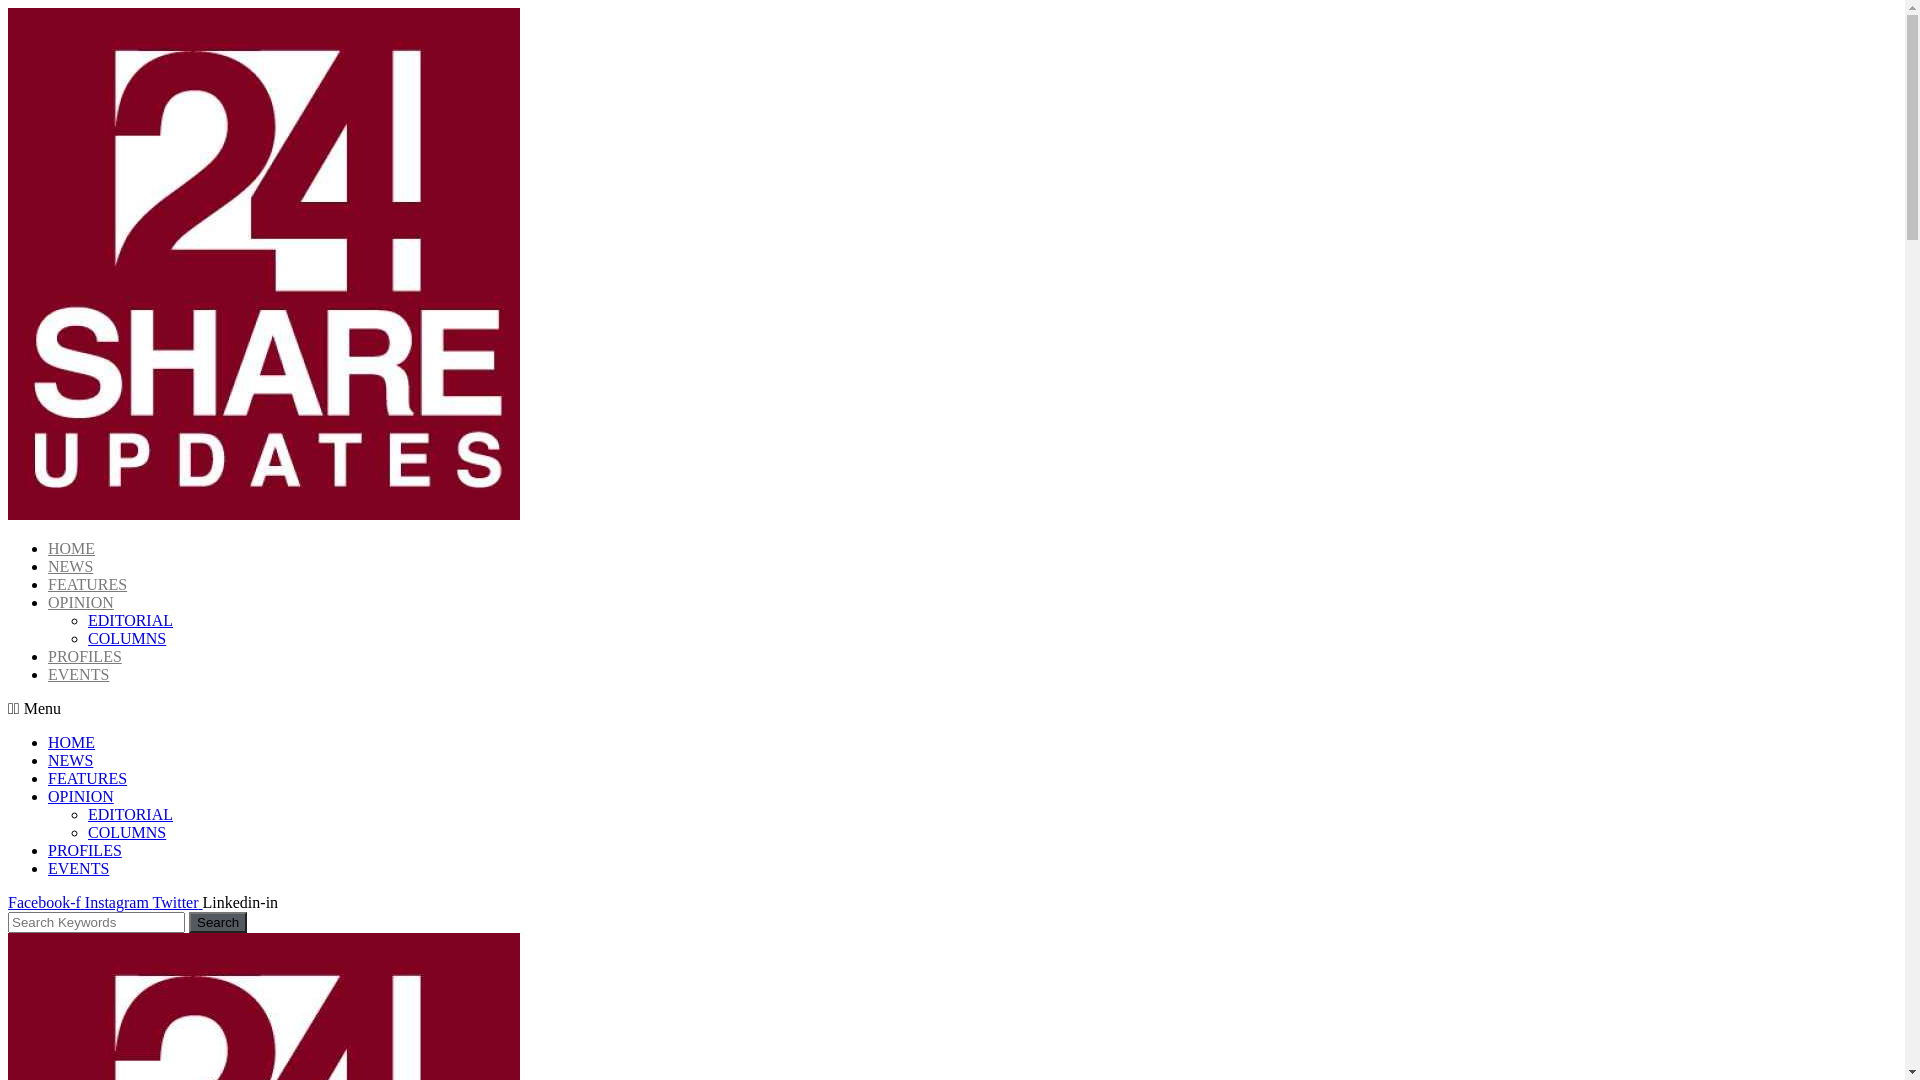 The width and height of the screenshot is (1920, 1080). Describe the element at coordinates (70, 760) in the screenshot. I see `'NEWS'` at that location.